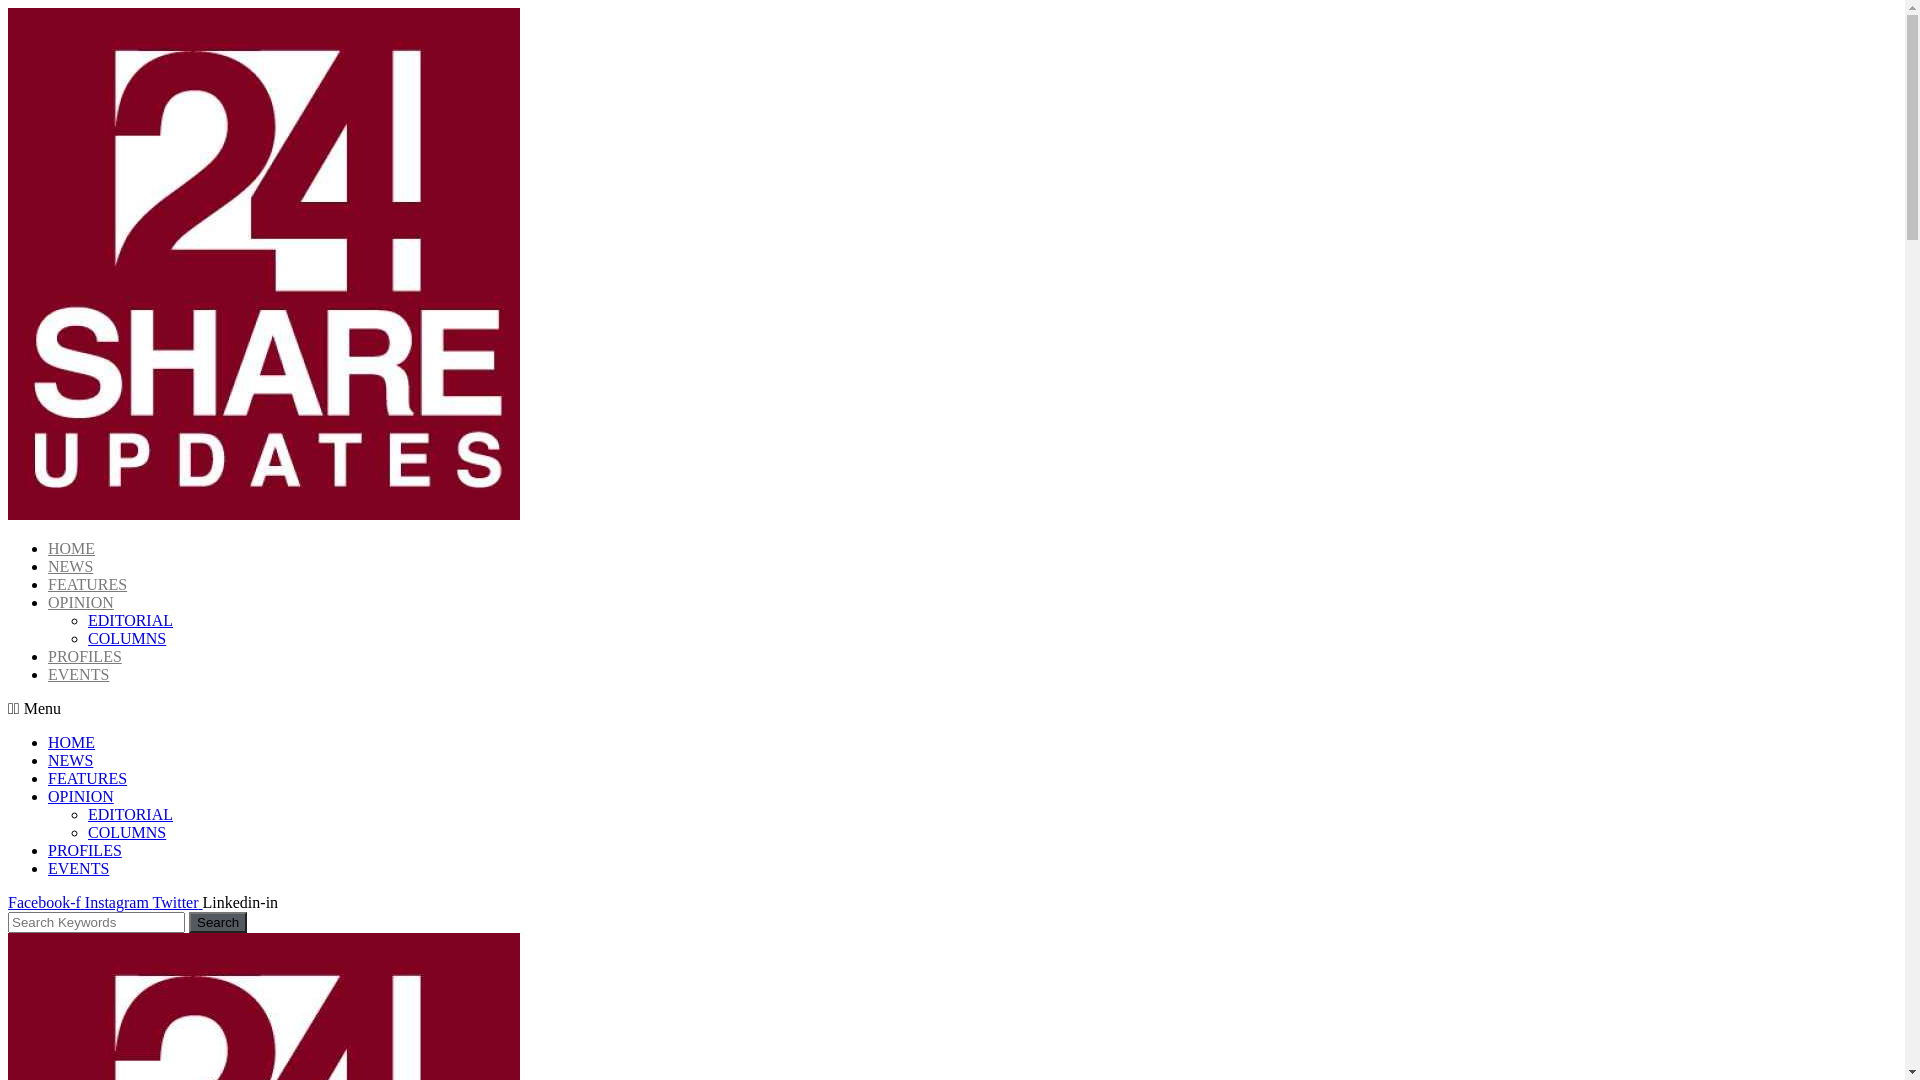 The width and height of the screenshot is (1920, 1080). Describe the element at coordinates (70, 760) in the screenshot. I see `'NEWS'` at that location.